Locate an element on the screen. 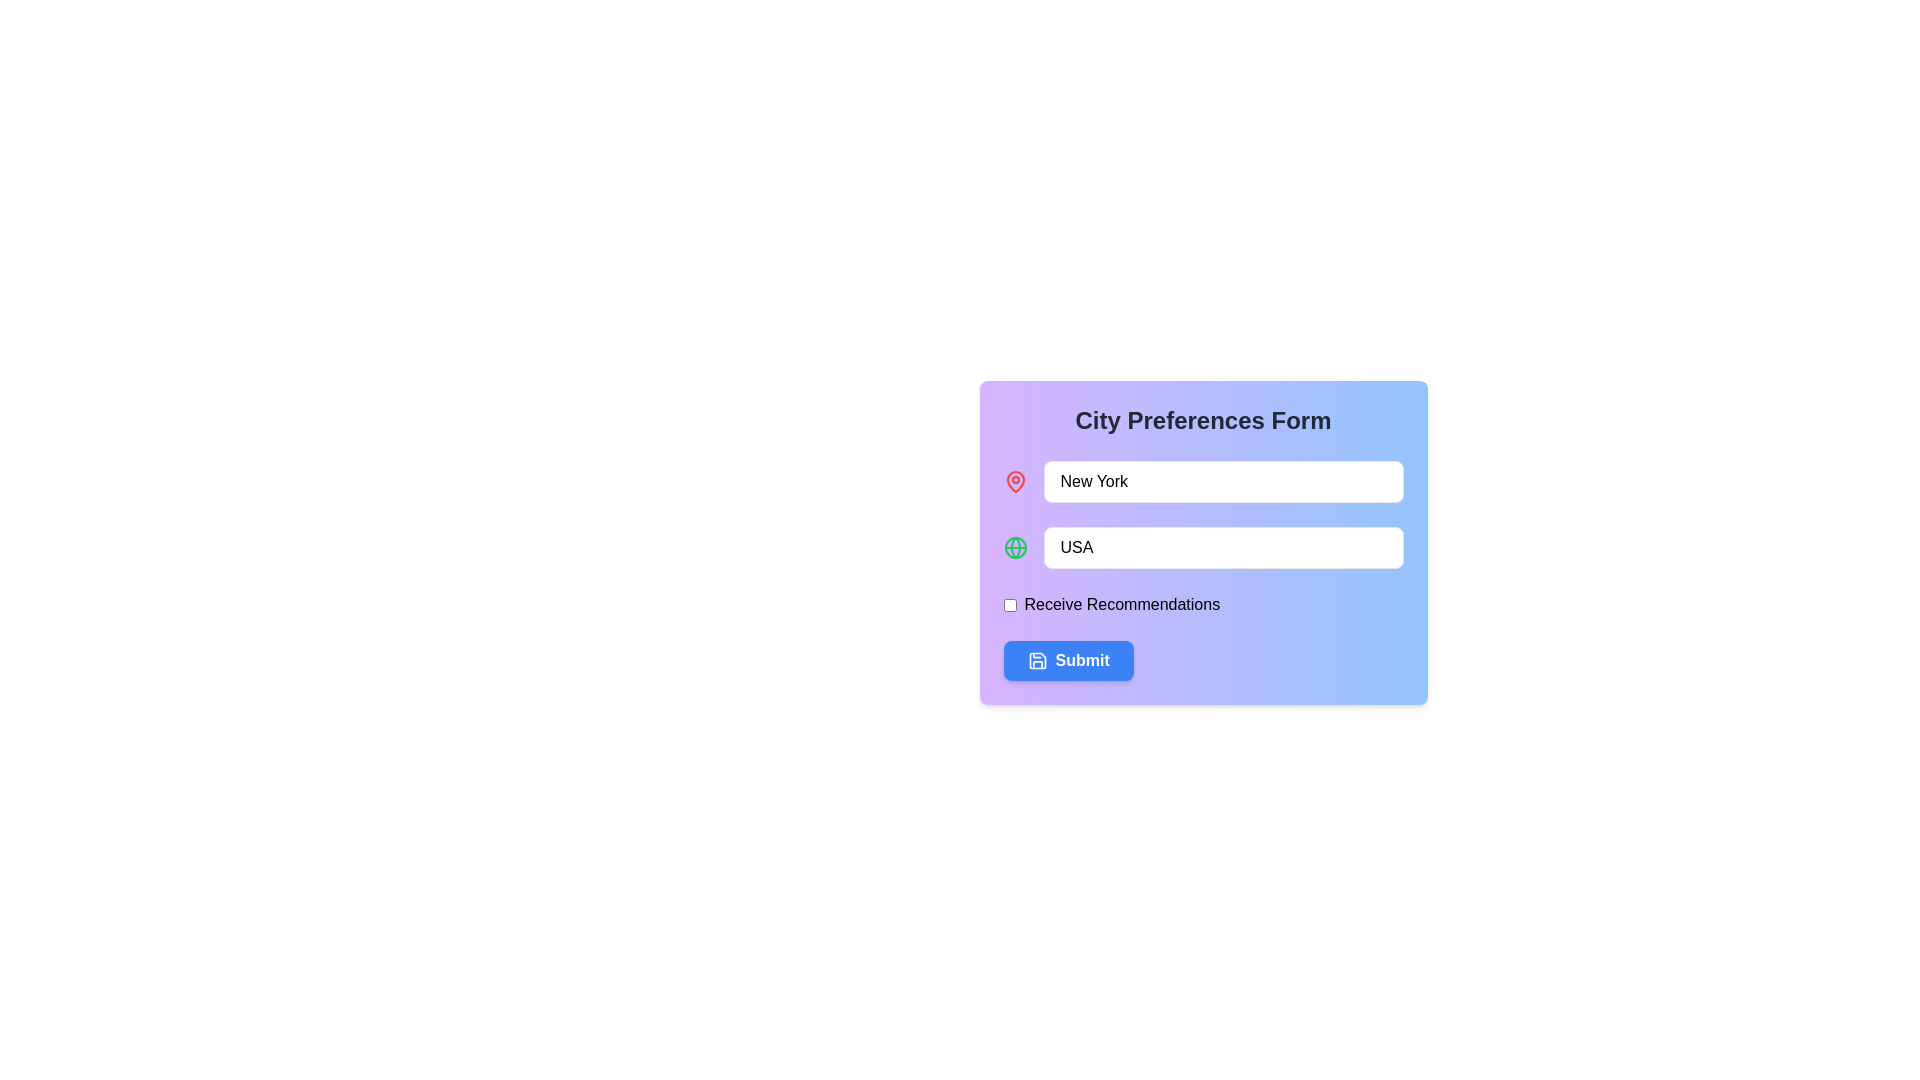 The height and width of the screenshot is (1080, 1920). the small rectangular checkbox positioned to the left of the 'Receive Recommendations' text for keyboard interaction is located at coordinates (1009, 604).